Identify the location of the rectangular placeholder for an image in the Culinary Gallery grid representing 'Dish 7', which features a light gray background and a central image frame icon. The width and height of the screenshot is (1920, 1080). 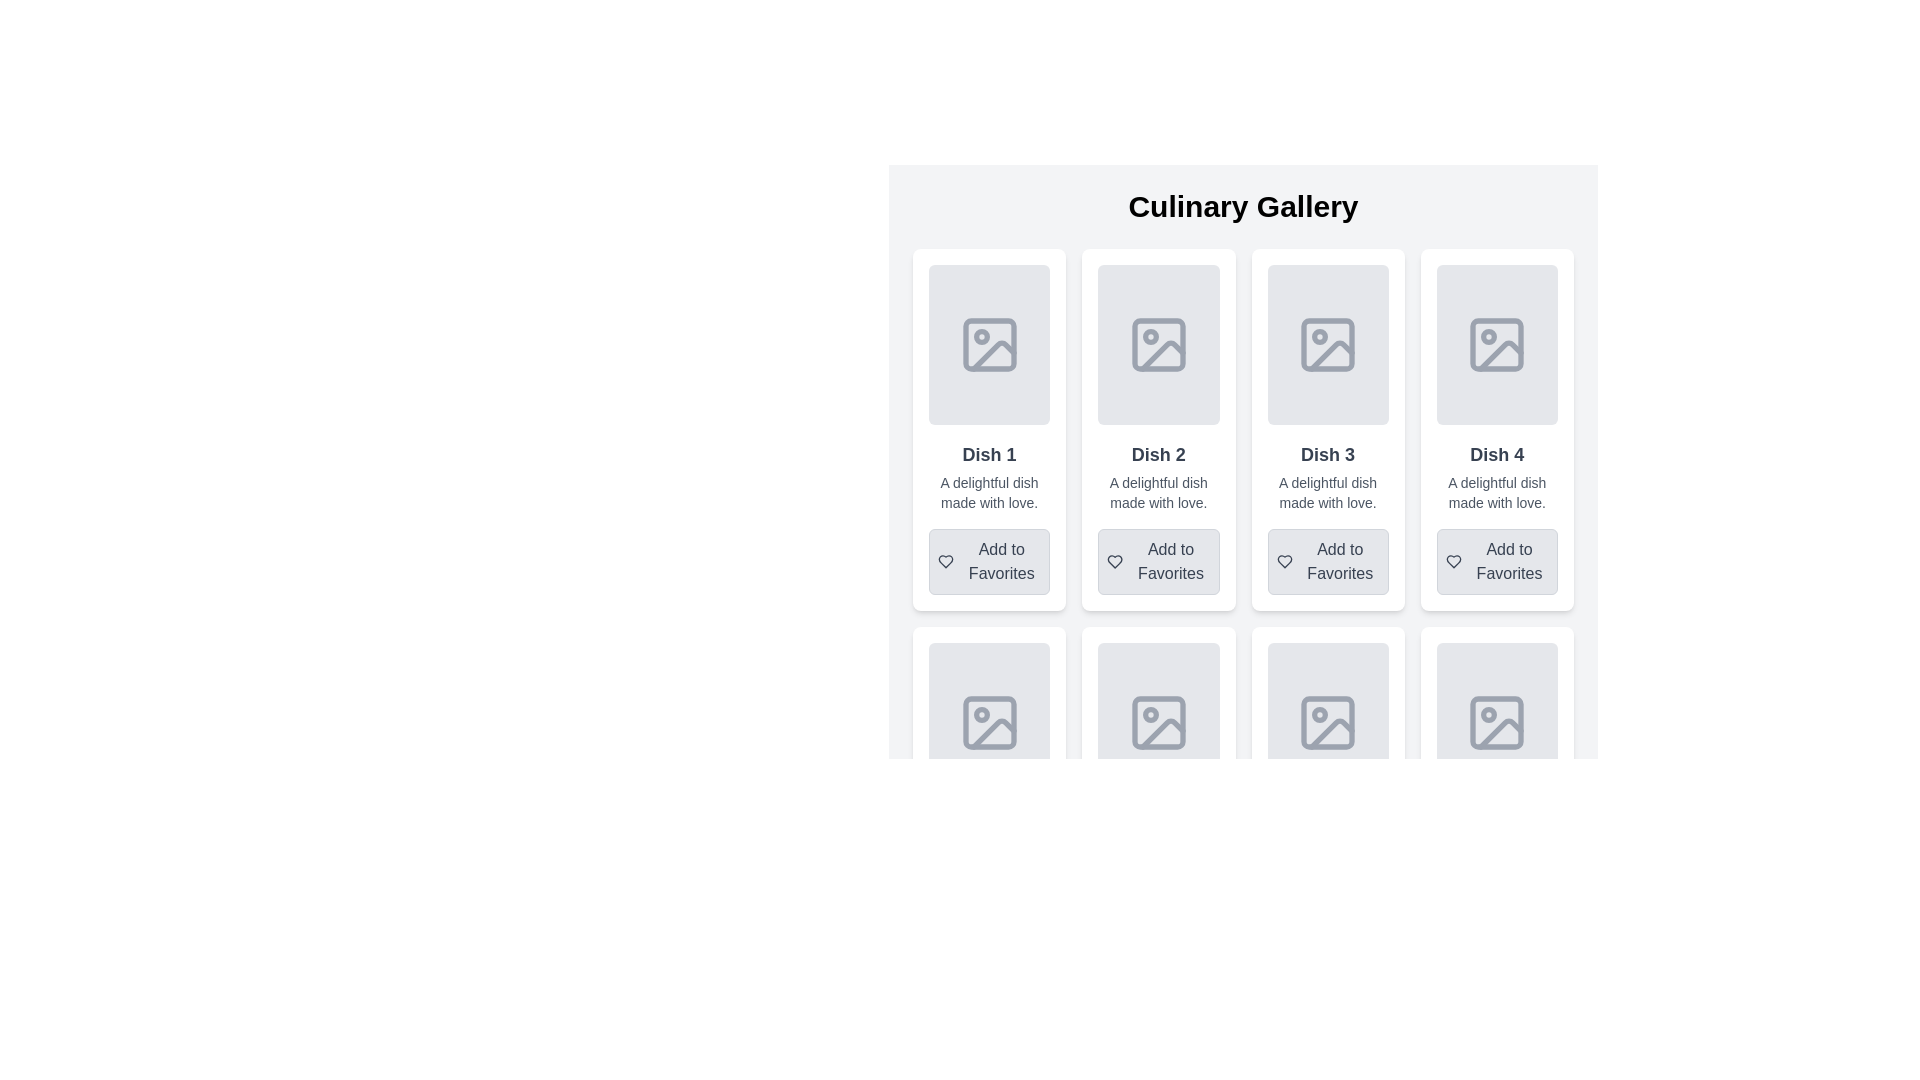
(1328, 722).